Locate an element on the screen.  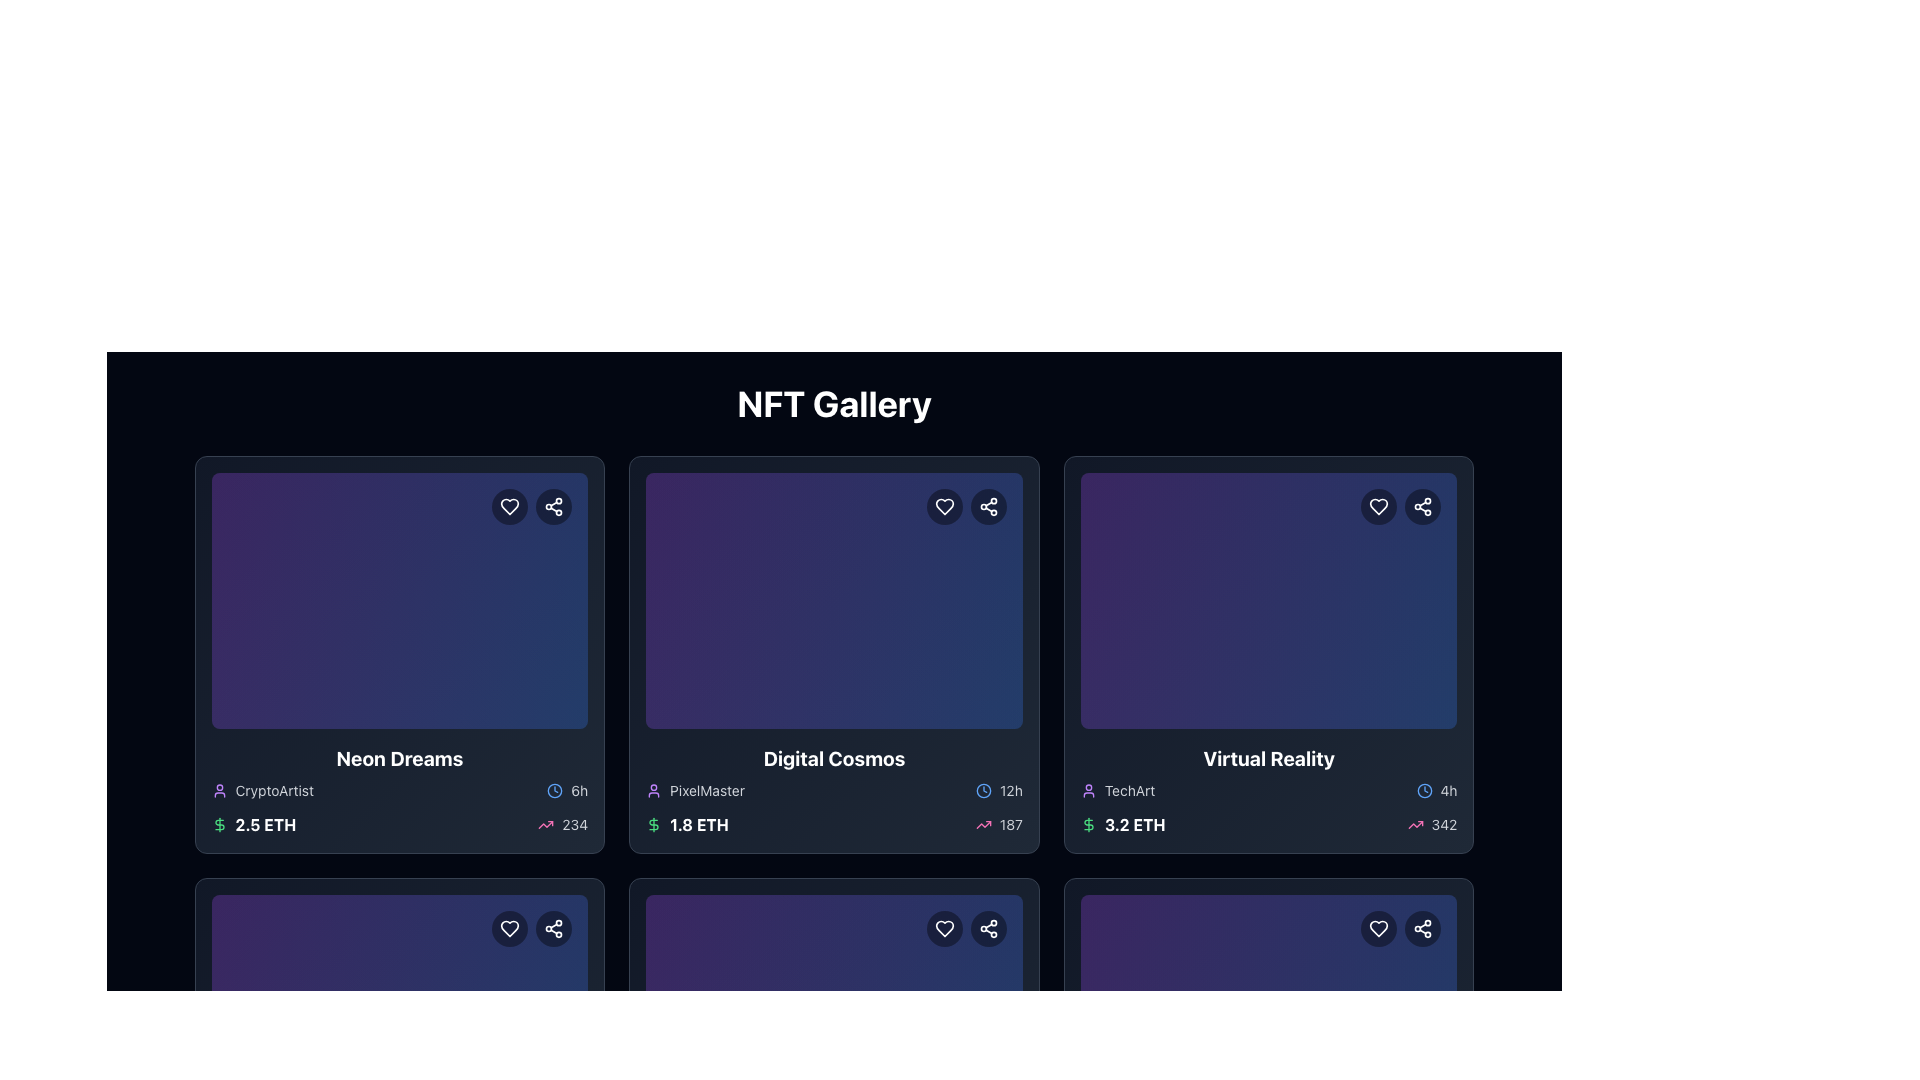
the heart-shaped icon button located at the top-right corner of the 'Neon Dreams' item card is located at coordinates (510, 505).